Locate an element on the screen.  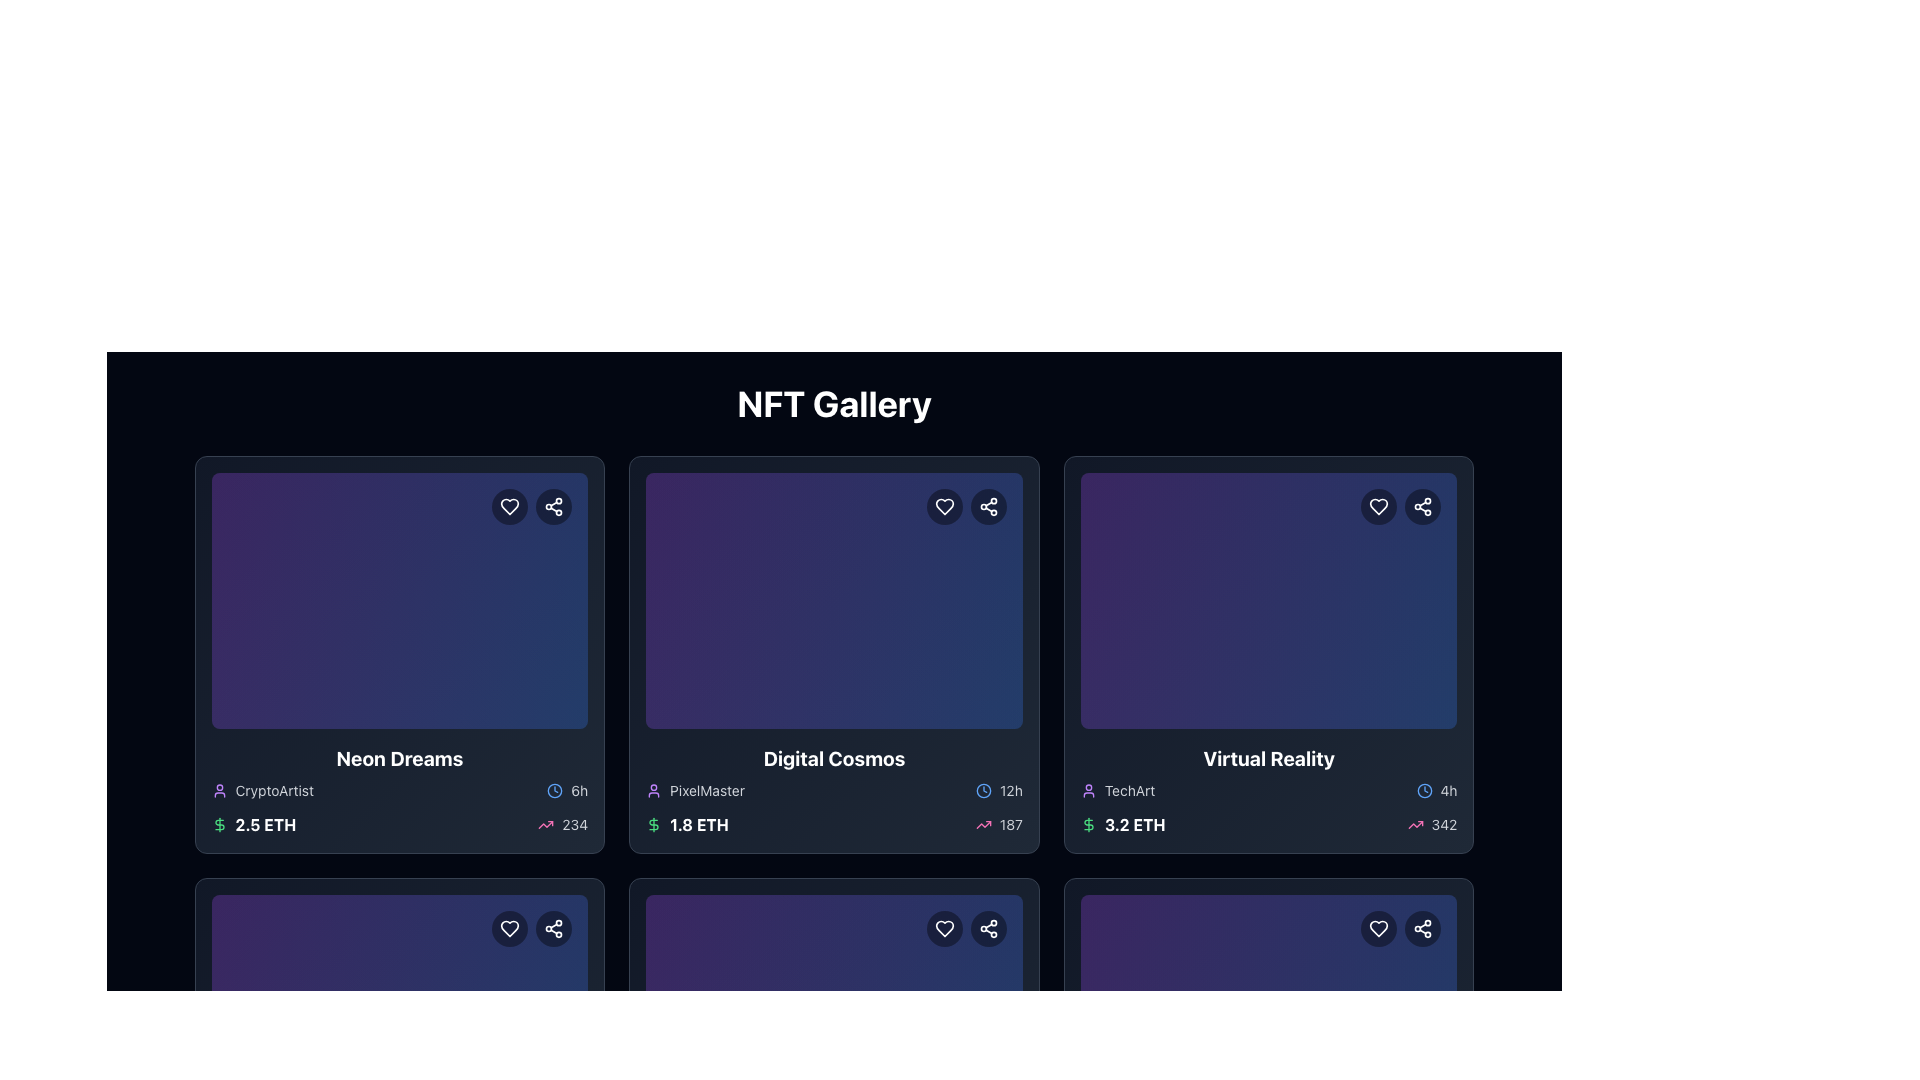
the heart-shaped icon button located at the top-right corner of the 'Neon Dreams' item card is located at coordinates (510, 505).